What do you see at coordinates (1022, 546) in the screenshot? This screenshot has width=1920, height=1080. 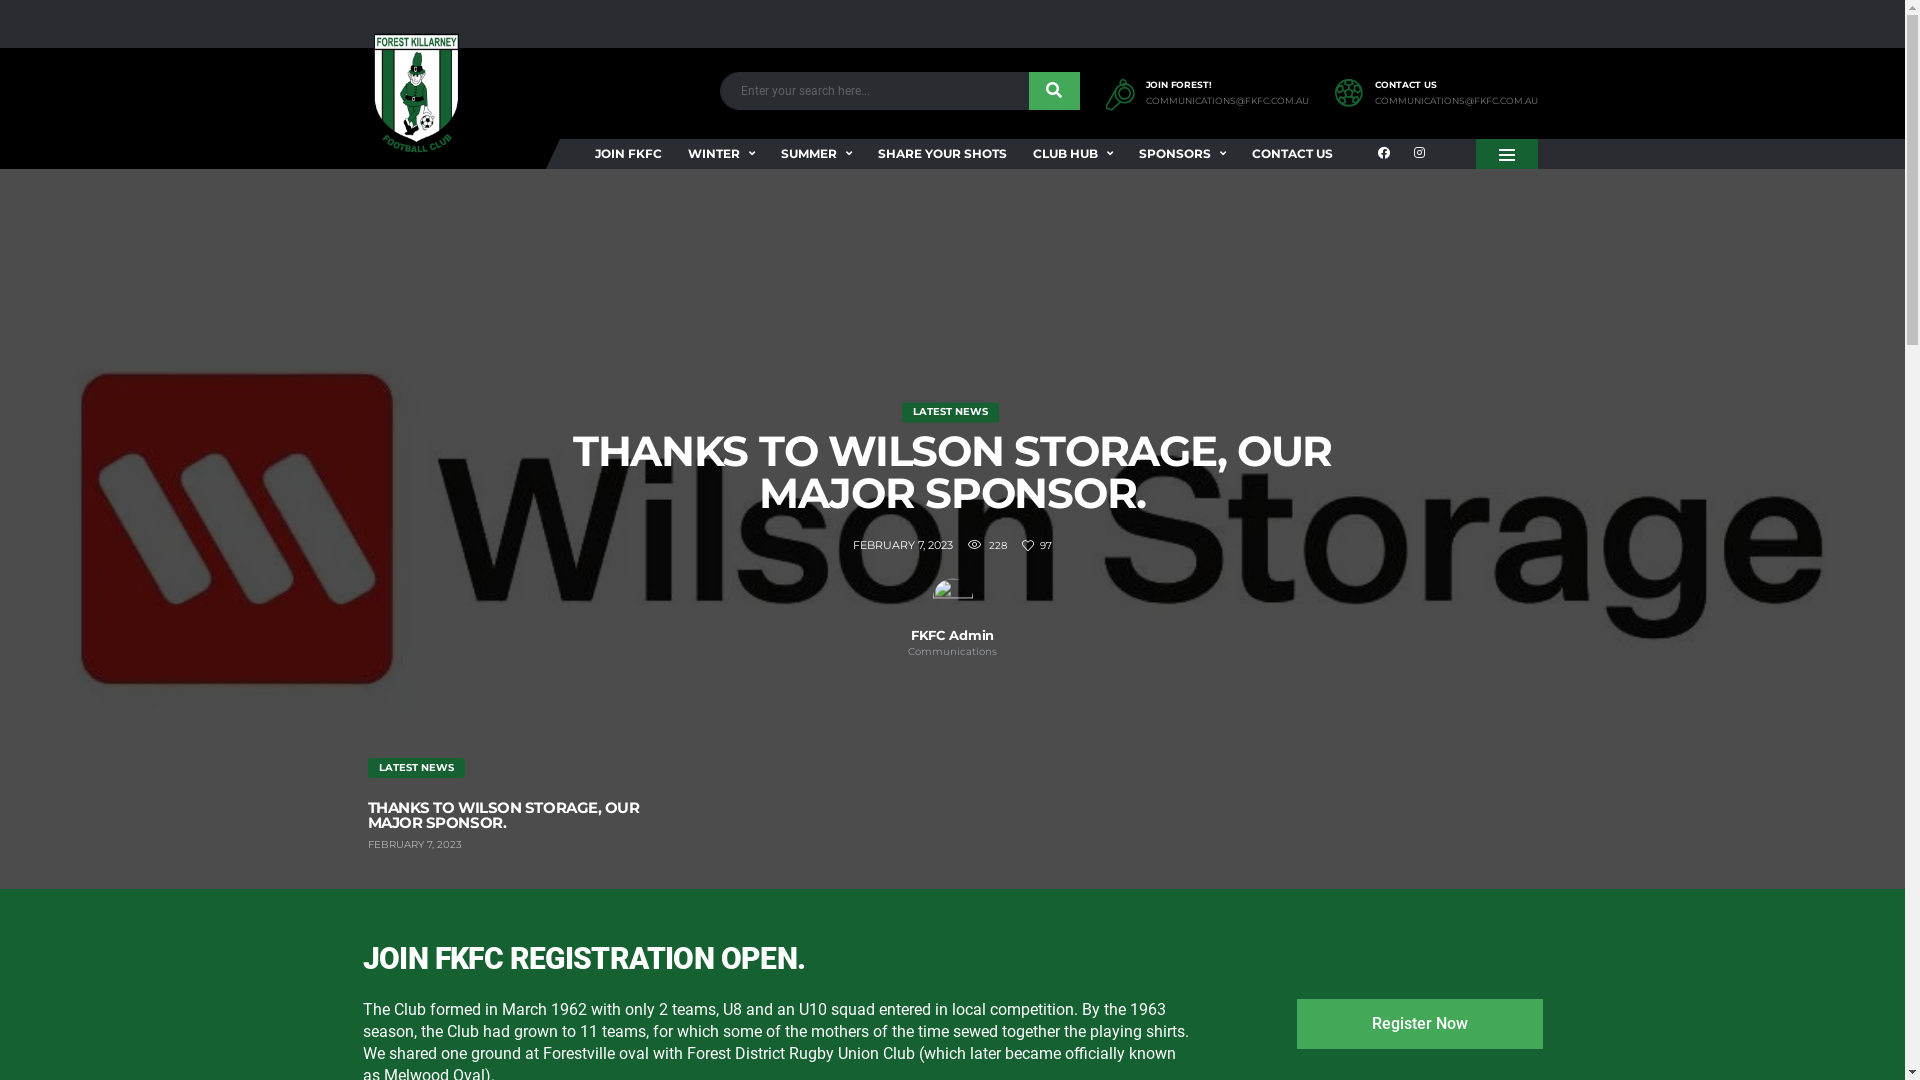 I see `'97'` at bounding box center [1022, 546].